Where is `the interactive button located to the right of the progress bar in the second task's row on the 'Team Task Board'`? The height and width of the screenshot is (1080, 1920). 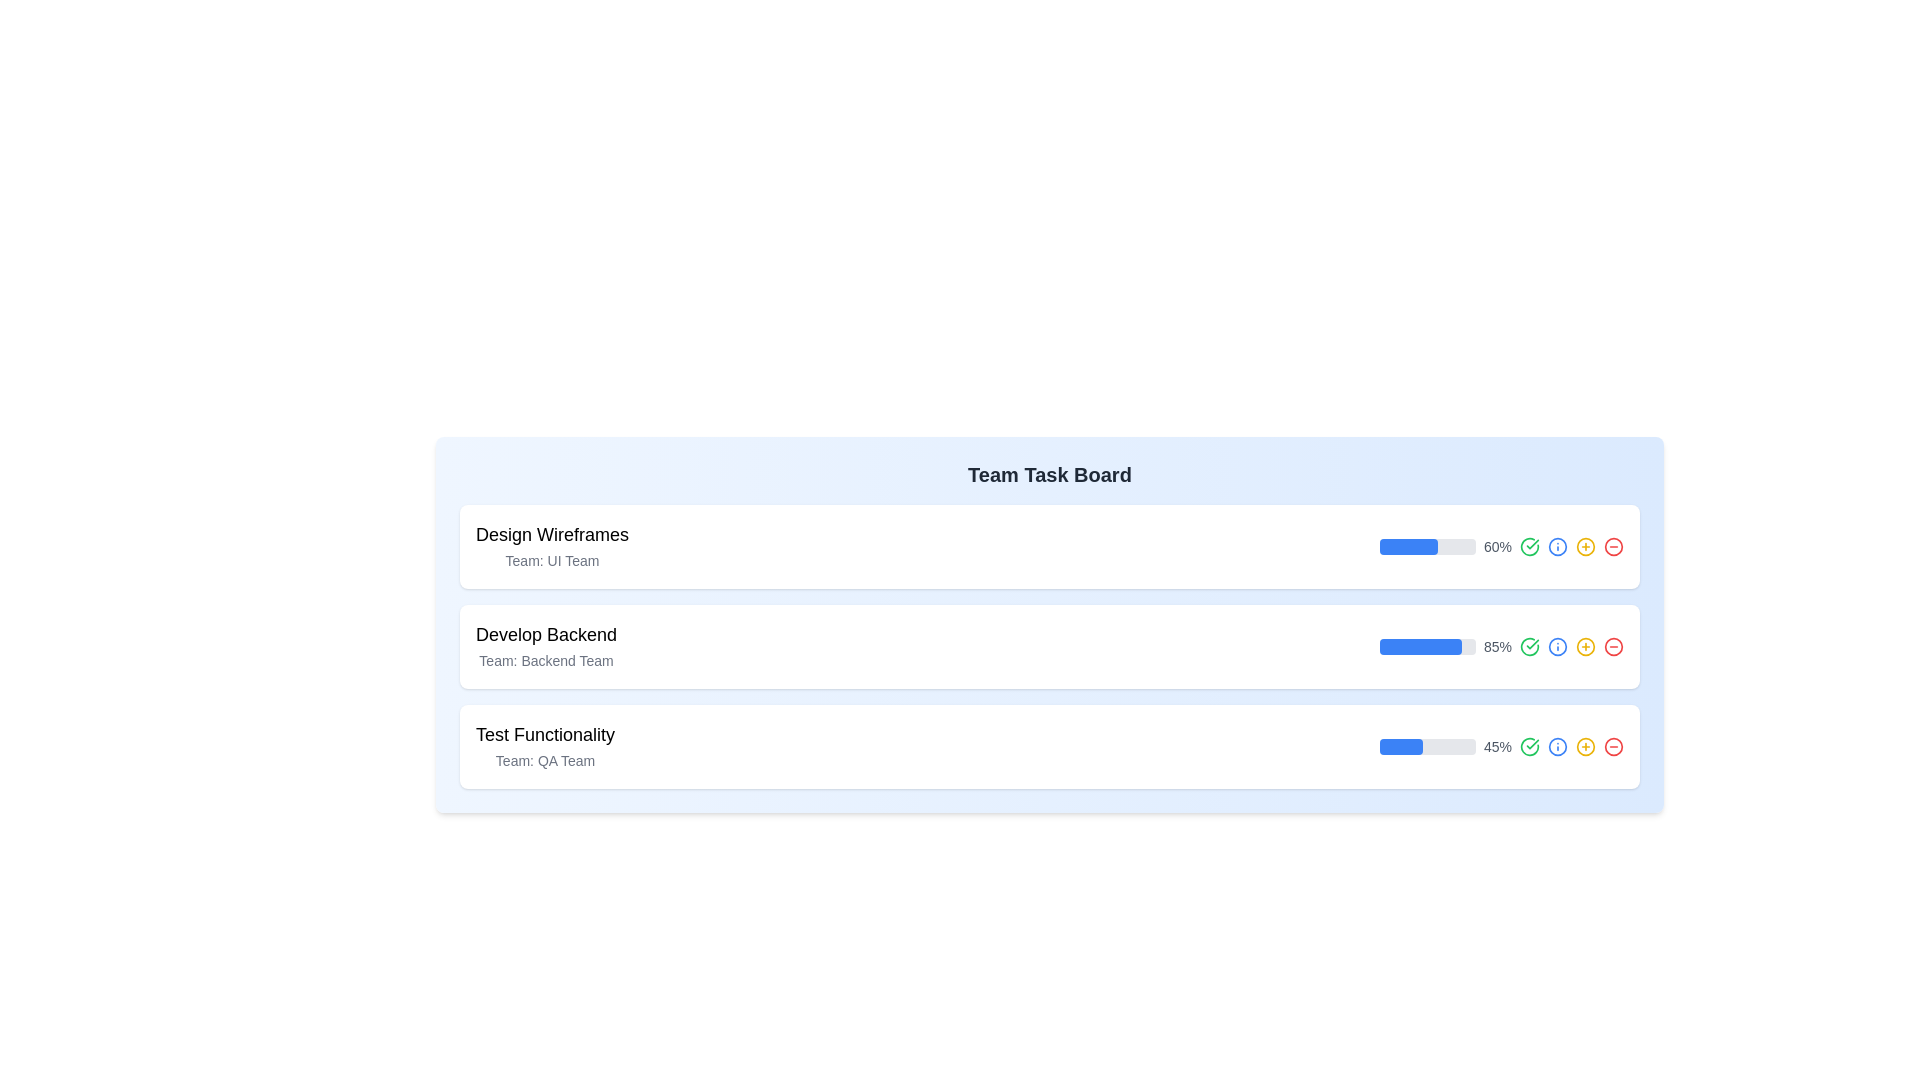
the interactive button located to the right of the progress bar in the second task's row on the 'Team Task Board' is located at coordinates (1584, 647).